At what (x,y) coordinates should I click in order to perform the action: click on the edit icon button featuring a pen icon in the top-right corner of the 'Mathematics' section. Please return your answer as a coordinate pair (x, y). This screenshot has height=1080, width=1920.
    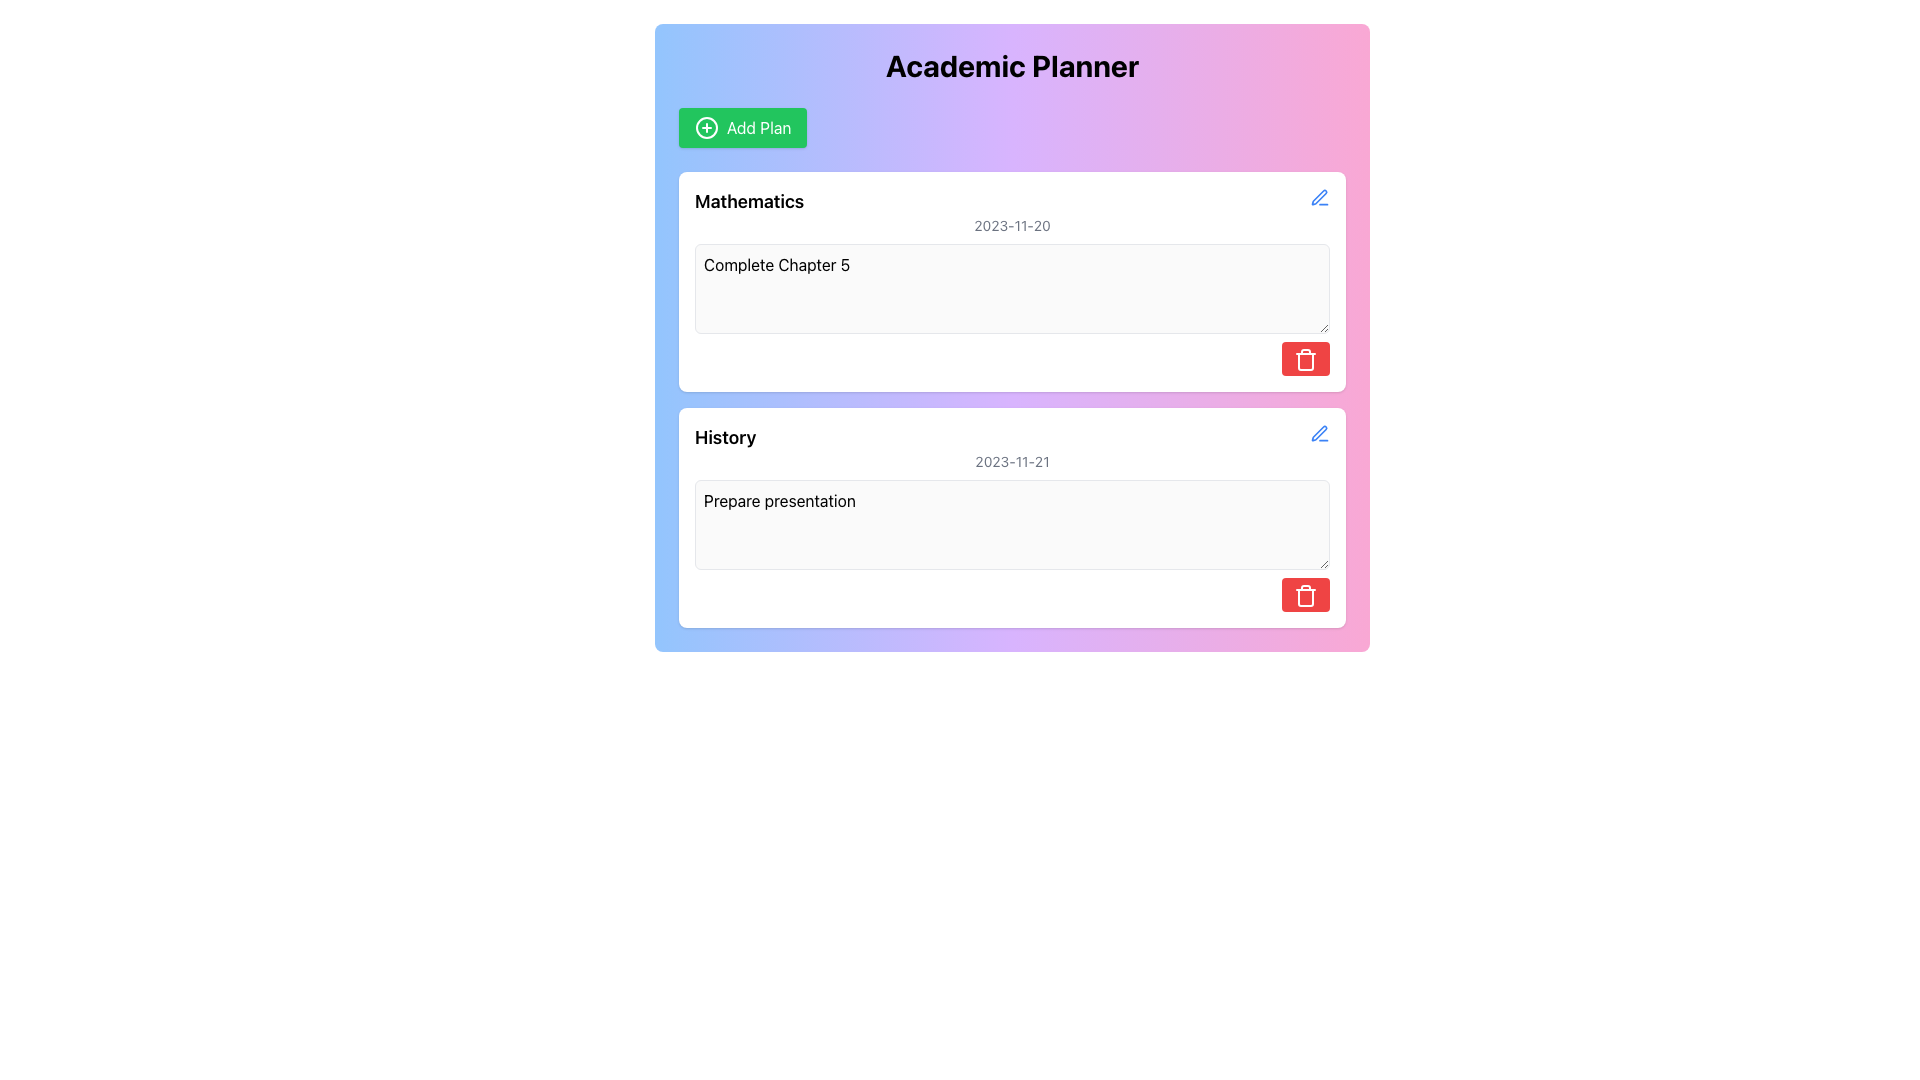
    Looking at the image, I should click on (1320, 197).